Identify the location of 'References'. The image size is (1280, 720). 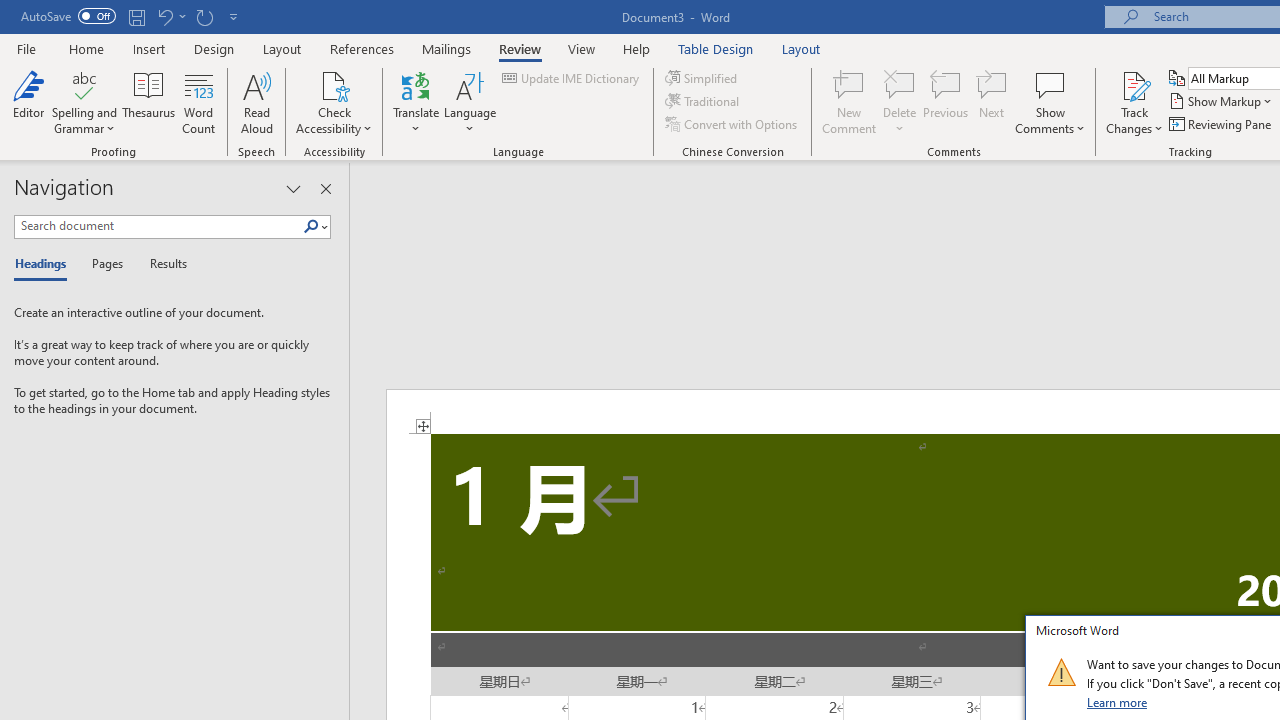
(362, 48).